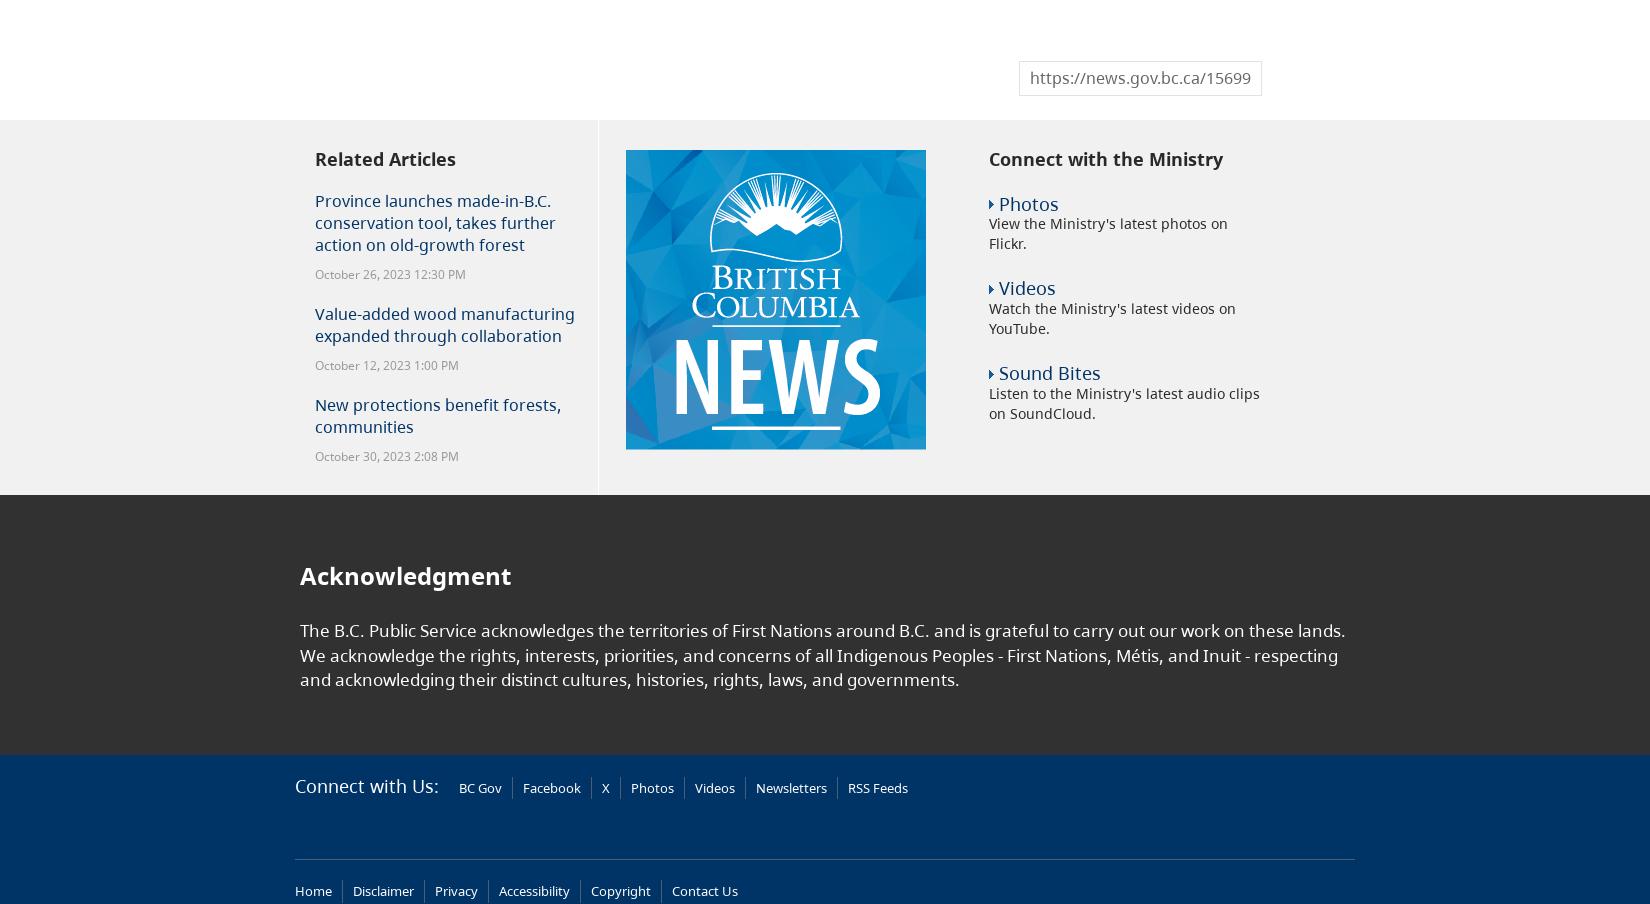  I want to click on 'October 26, 2023 12:30 PM', so click(390, 272).